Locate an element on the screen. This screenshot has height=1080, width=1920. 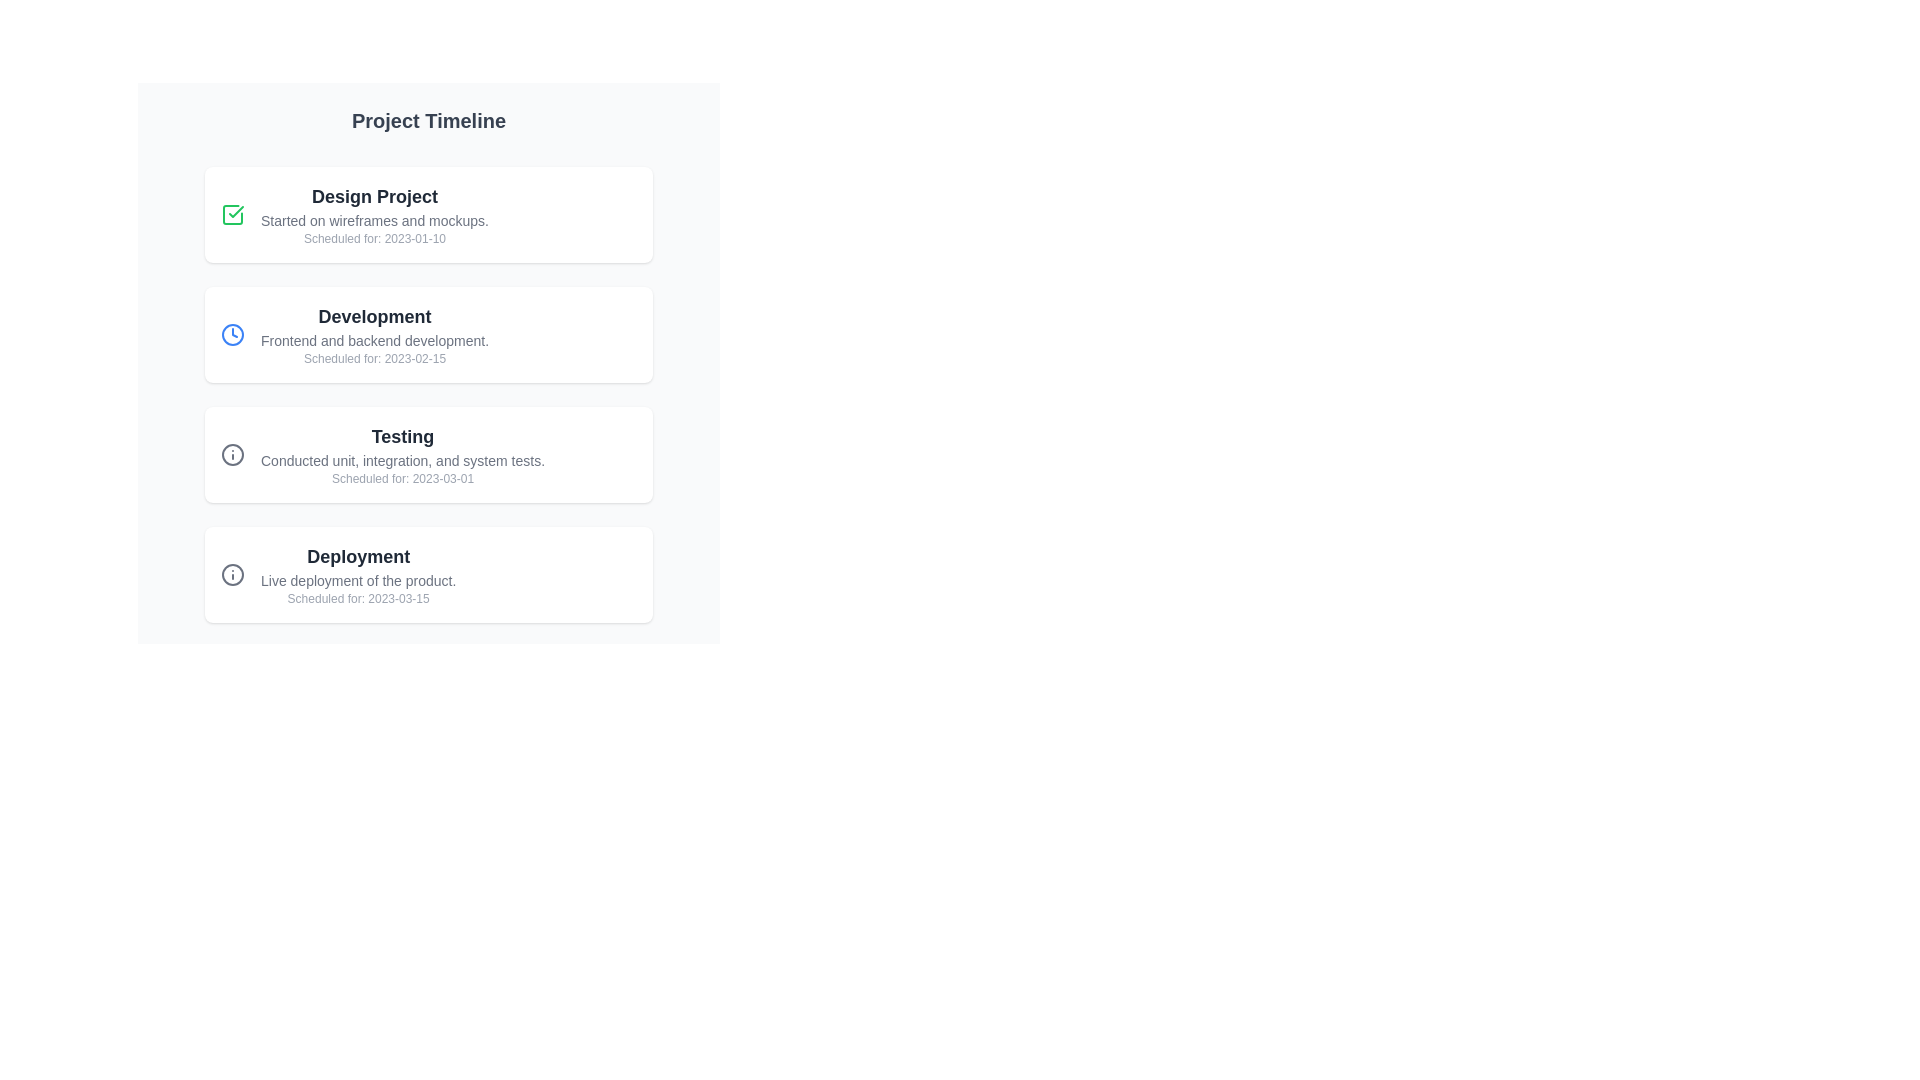
the descriptive Text Label that provides information about the 'Development' stage of the project timeline, positioned centrally below the title 'Development' is located at coordinates (374, 339).